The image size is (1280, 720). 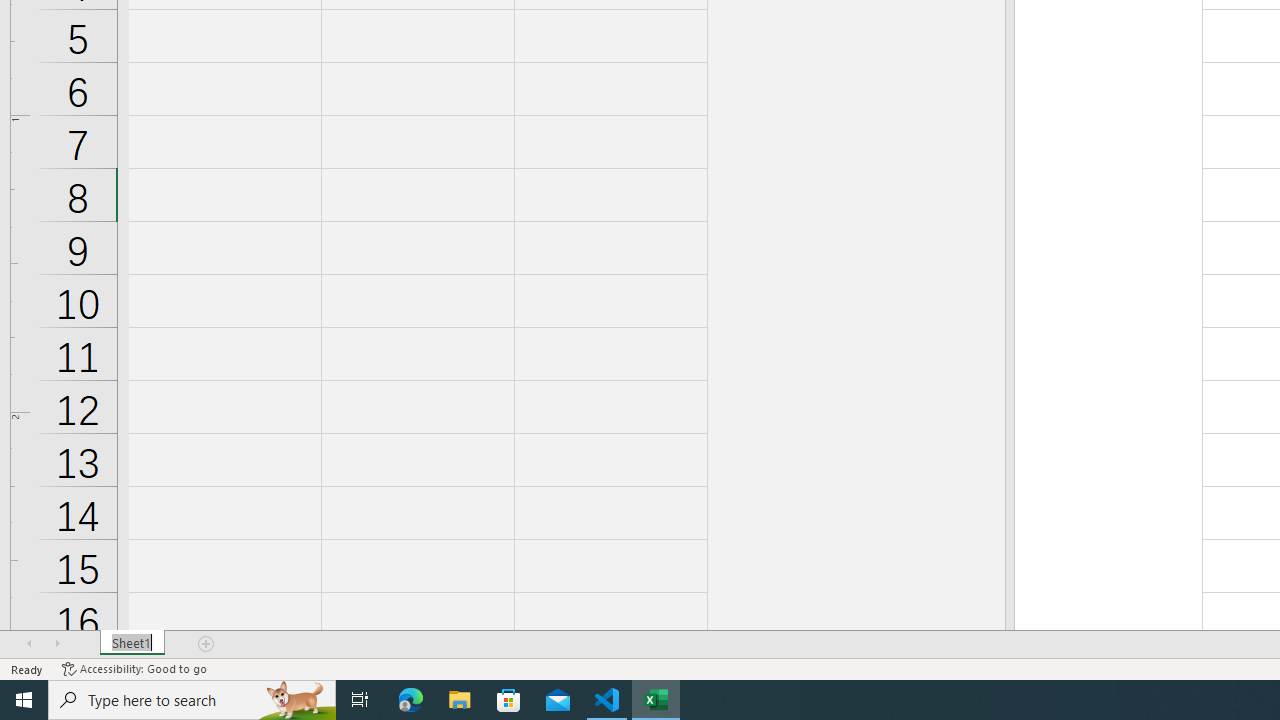 What do you see at coordinates (131, 644) in the screenshot?
I see `'Sheet1'` at bounding box center [131, 644].